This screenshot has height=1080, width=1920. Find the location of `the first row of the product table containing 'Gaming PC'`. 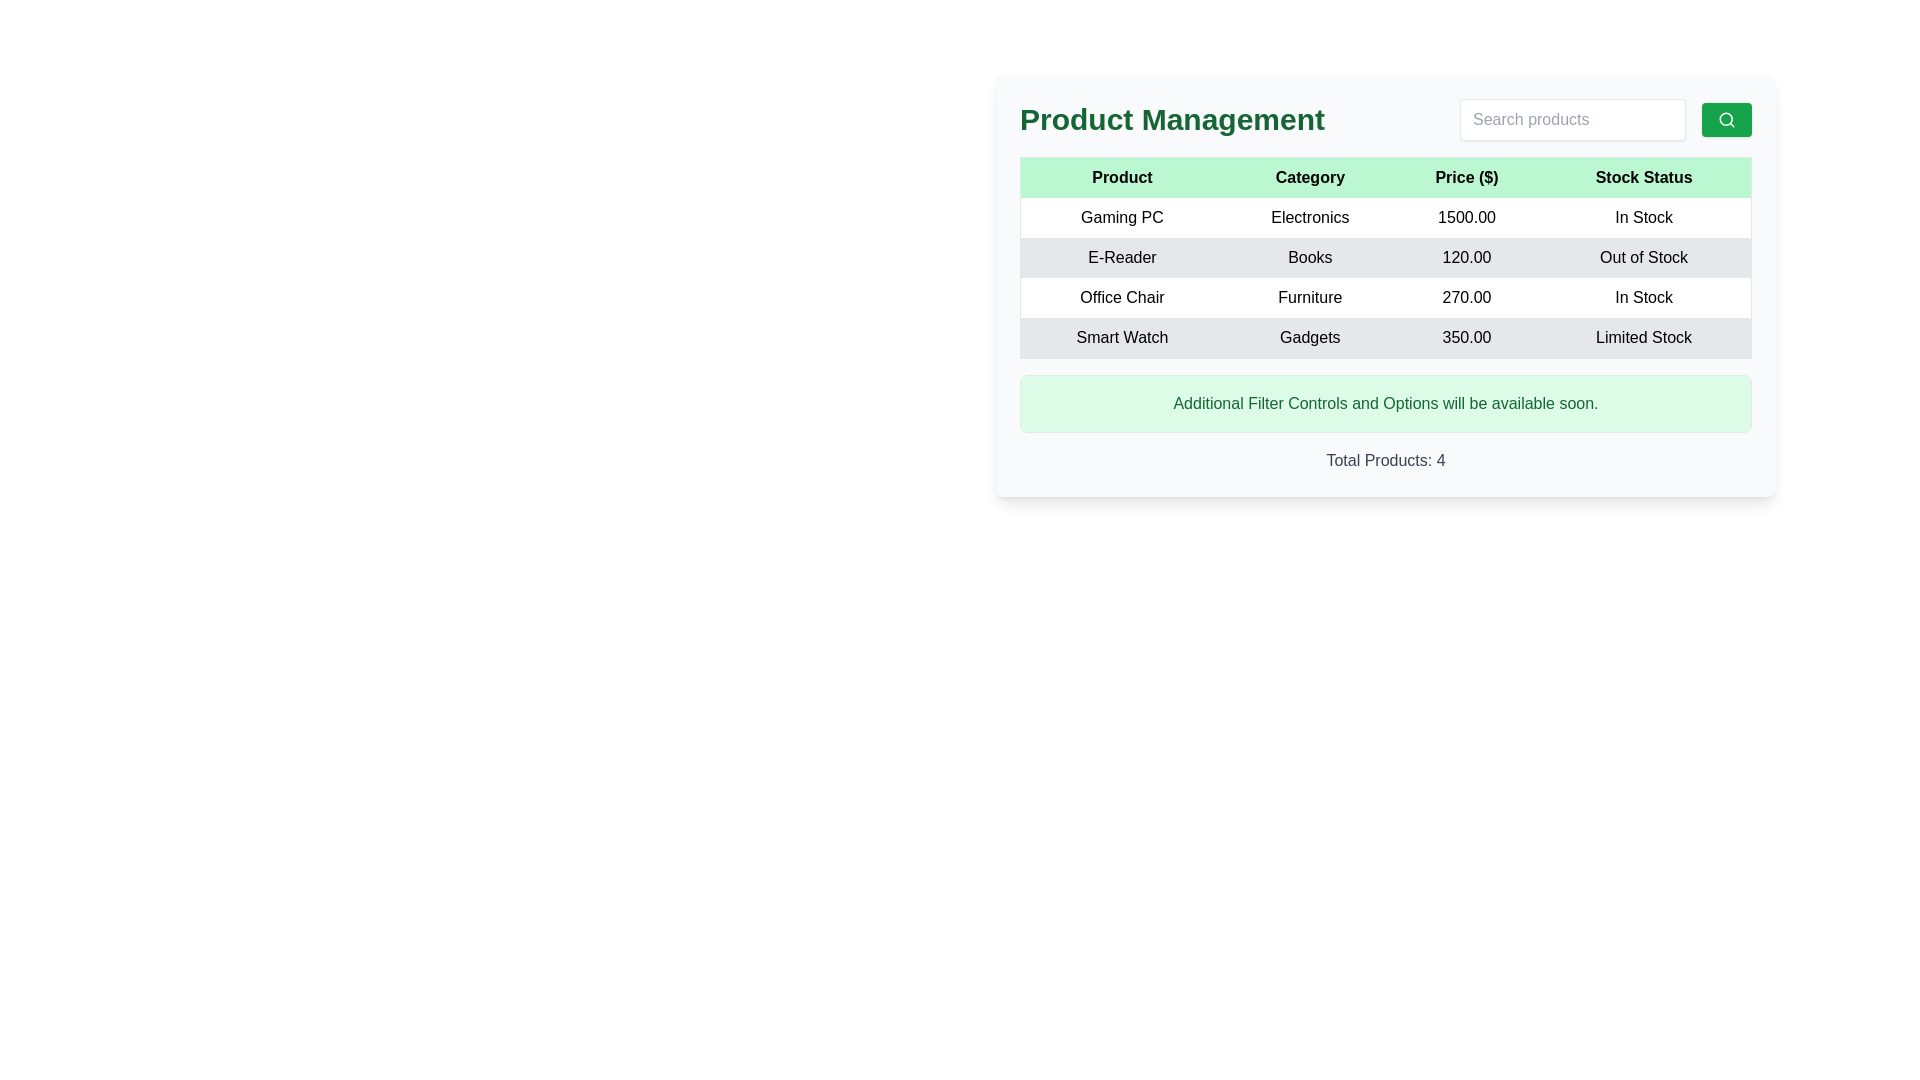

the first row of the product table containing 'Gaming PC' is located at coordinates (1385, 218).